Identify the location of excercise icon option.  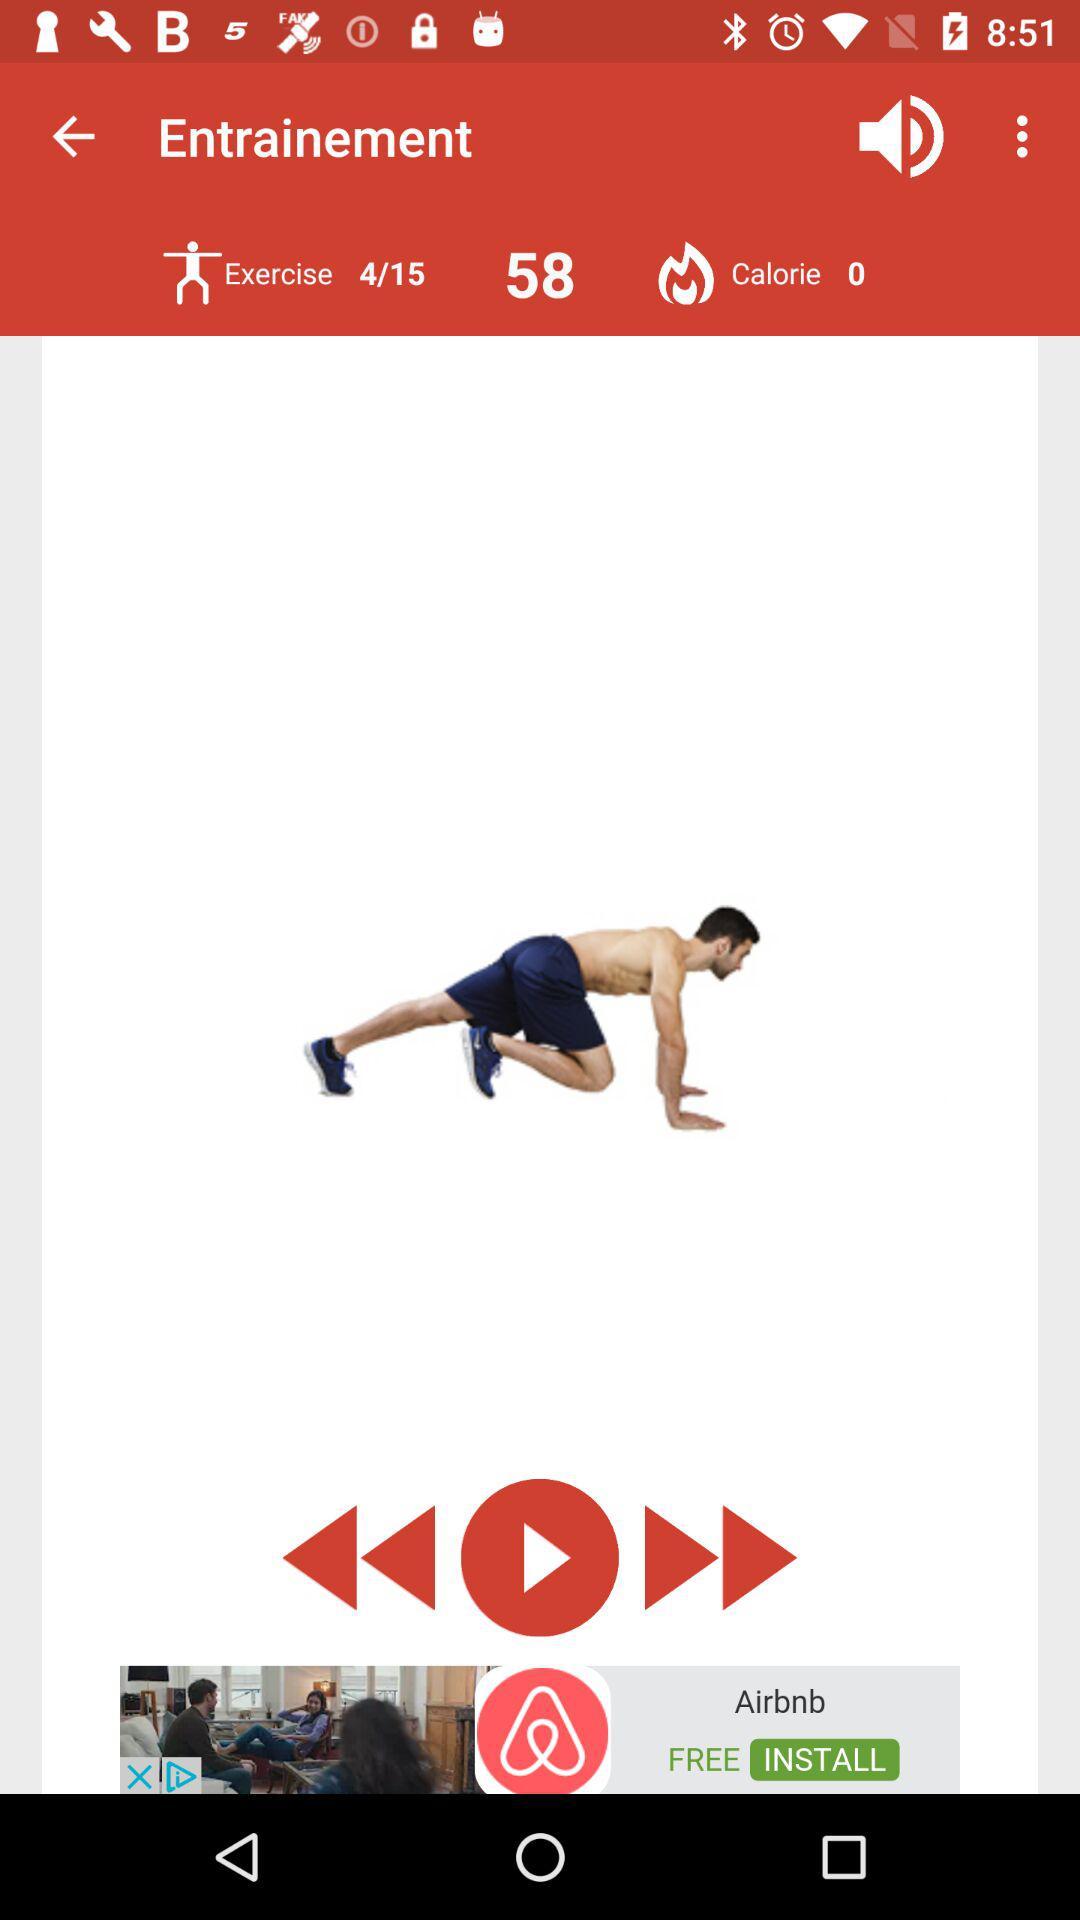
(192, 272).